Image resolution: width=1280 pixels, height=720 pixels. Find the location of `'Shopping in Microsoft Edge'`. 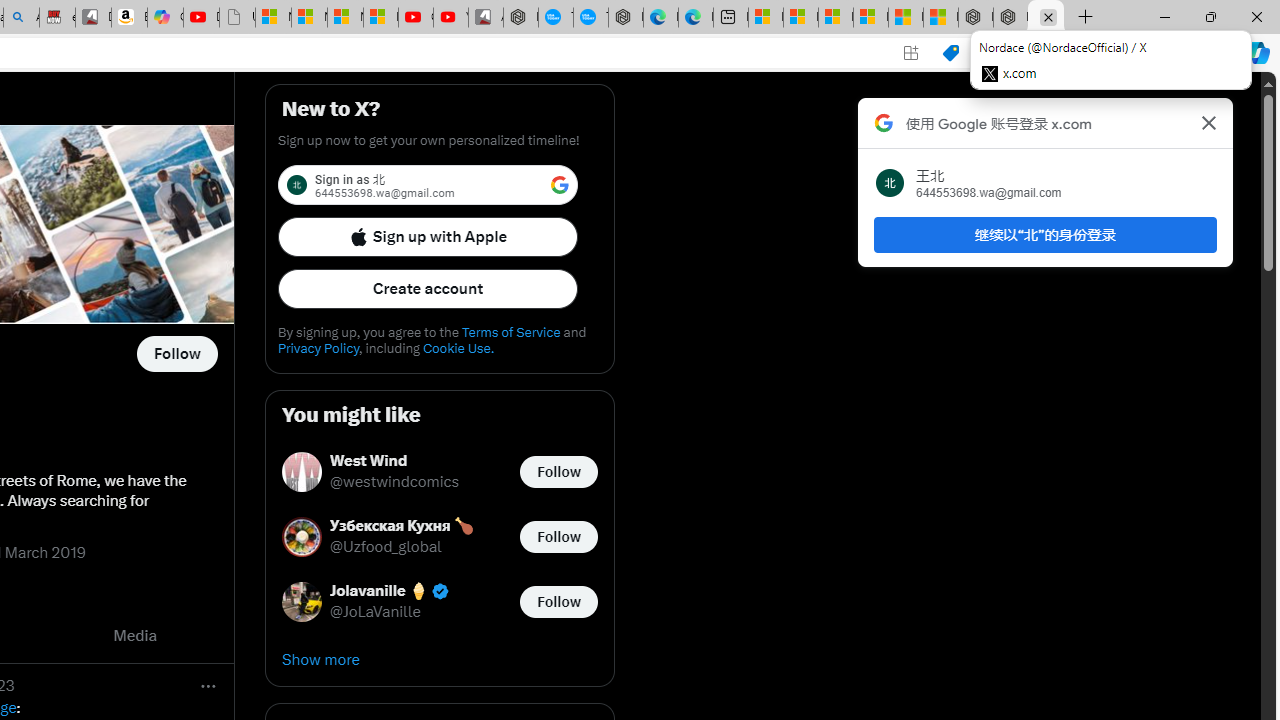

'Shopping in Microsoft Edge' is located at coordinates (950, 52).